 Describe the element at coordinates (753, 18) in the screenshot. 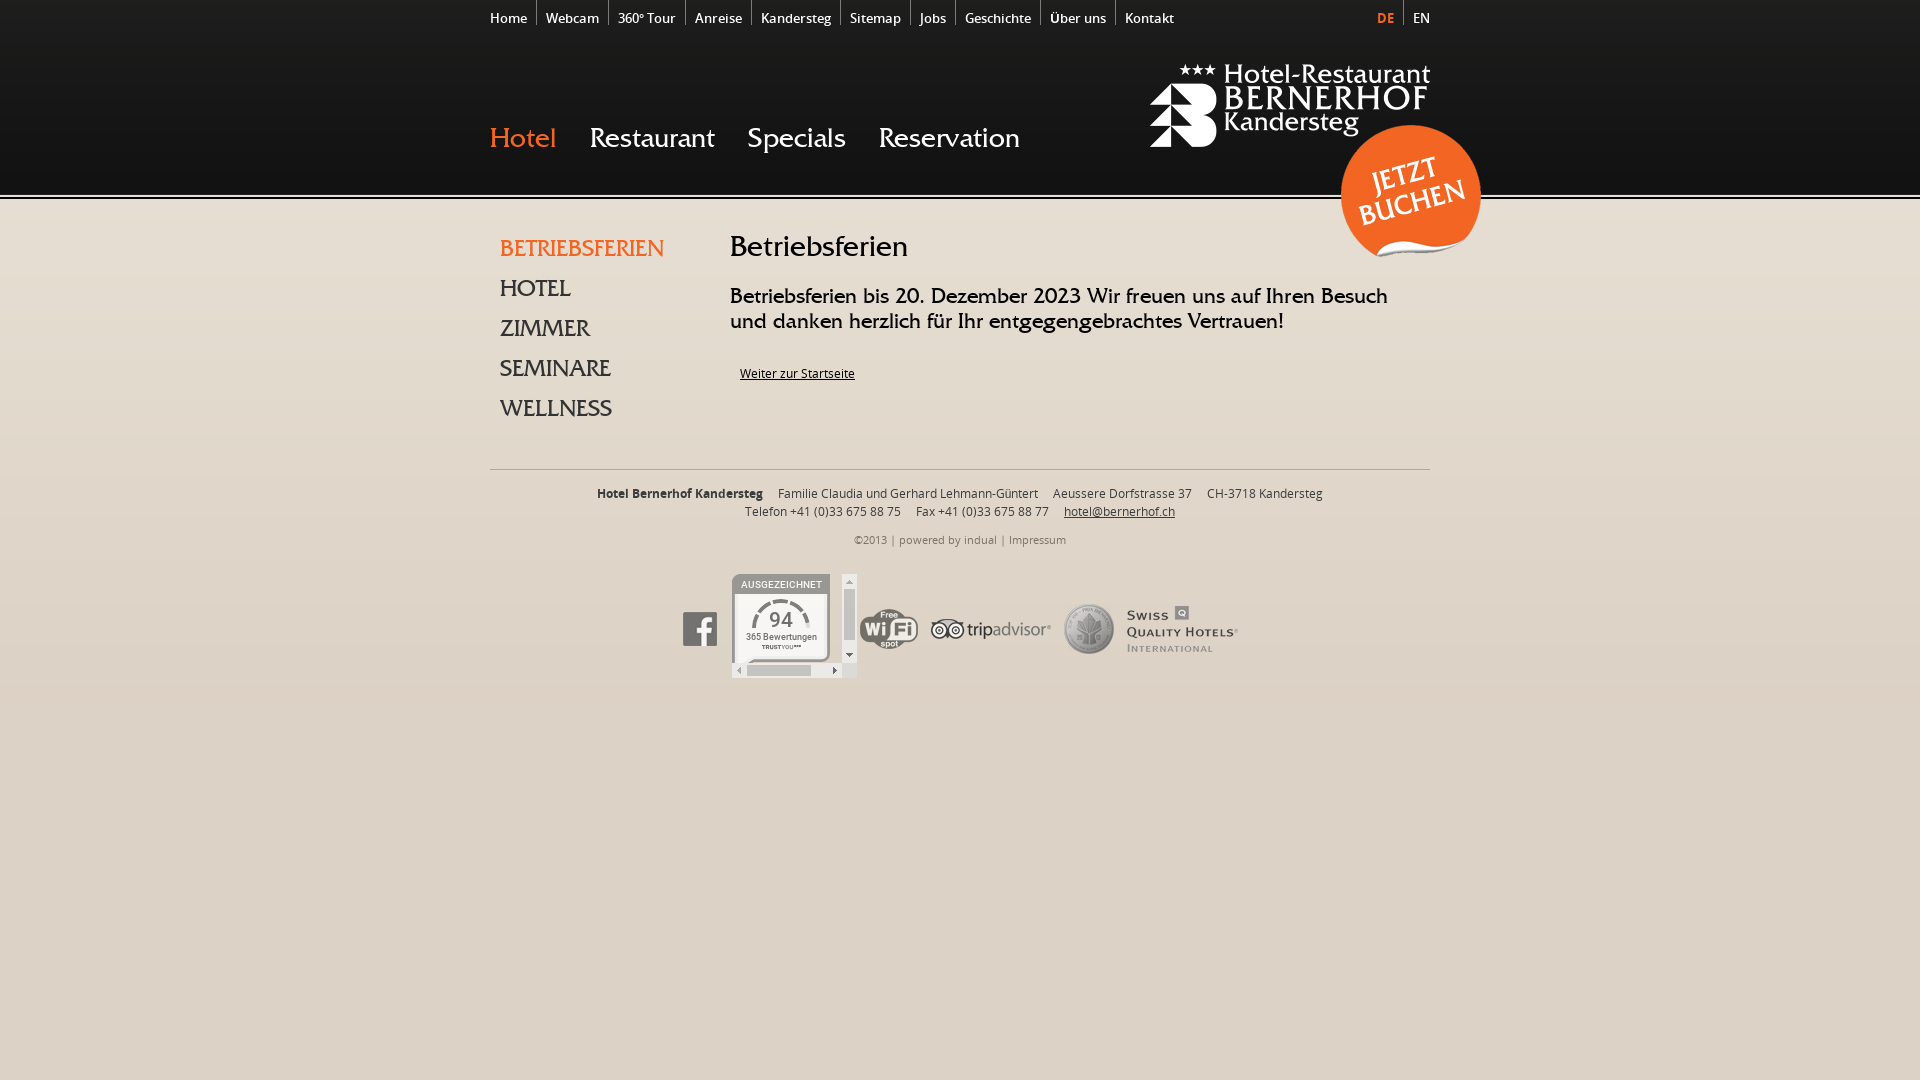

I see `'Kandersteg'` at that location.